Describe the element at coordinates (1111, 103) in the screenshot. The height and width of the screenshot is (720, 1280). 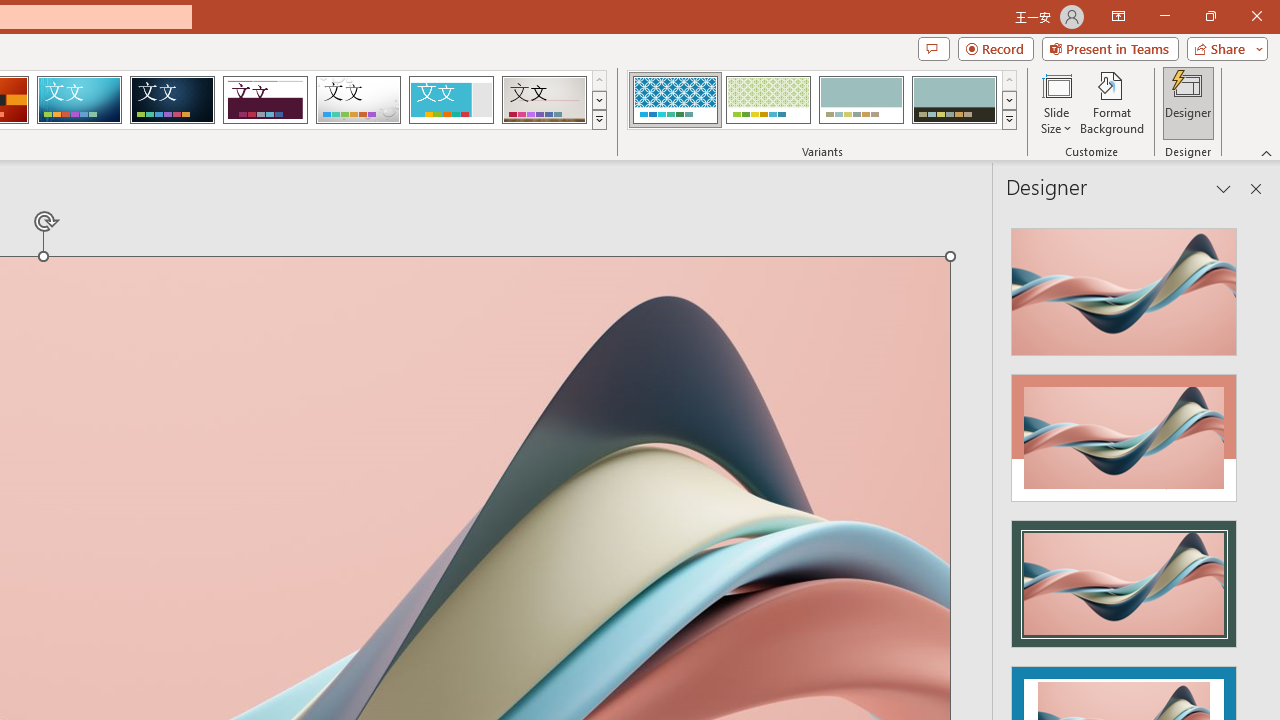
I see `'Format Background'` at that location.